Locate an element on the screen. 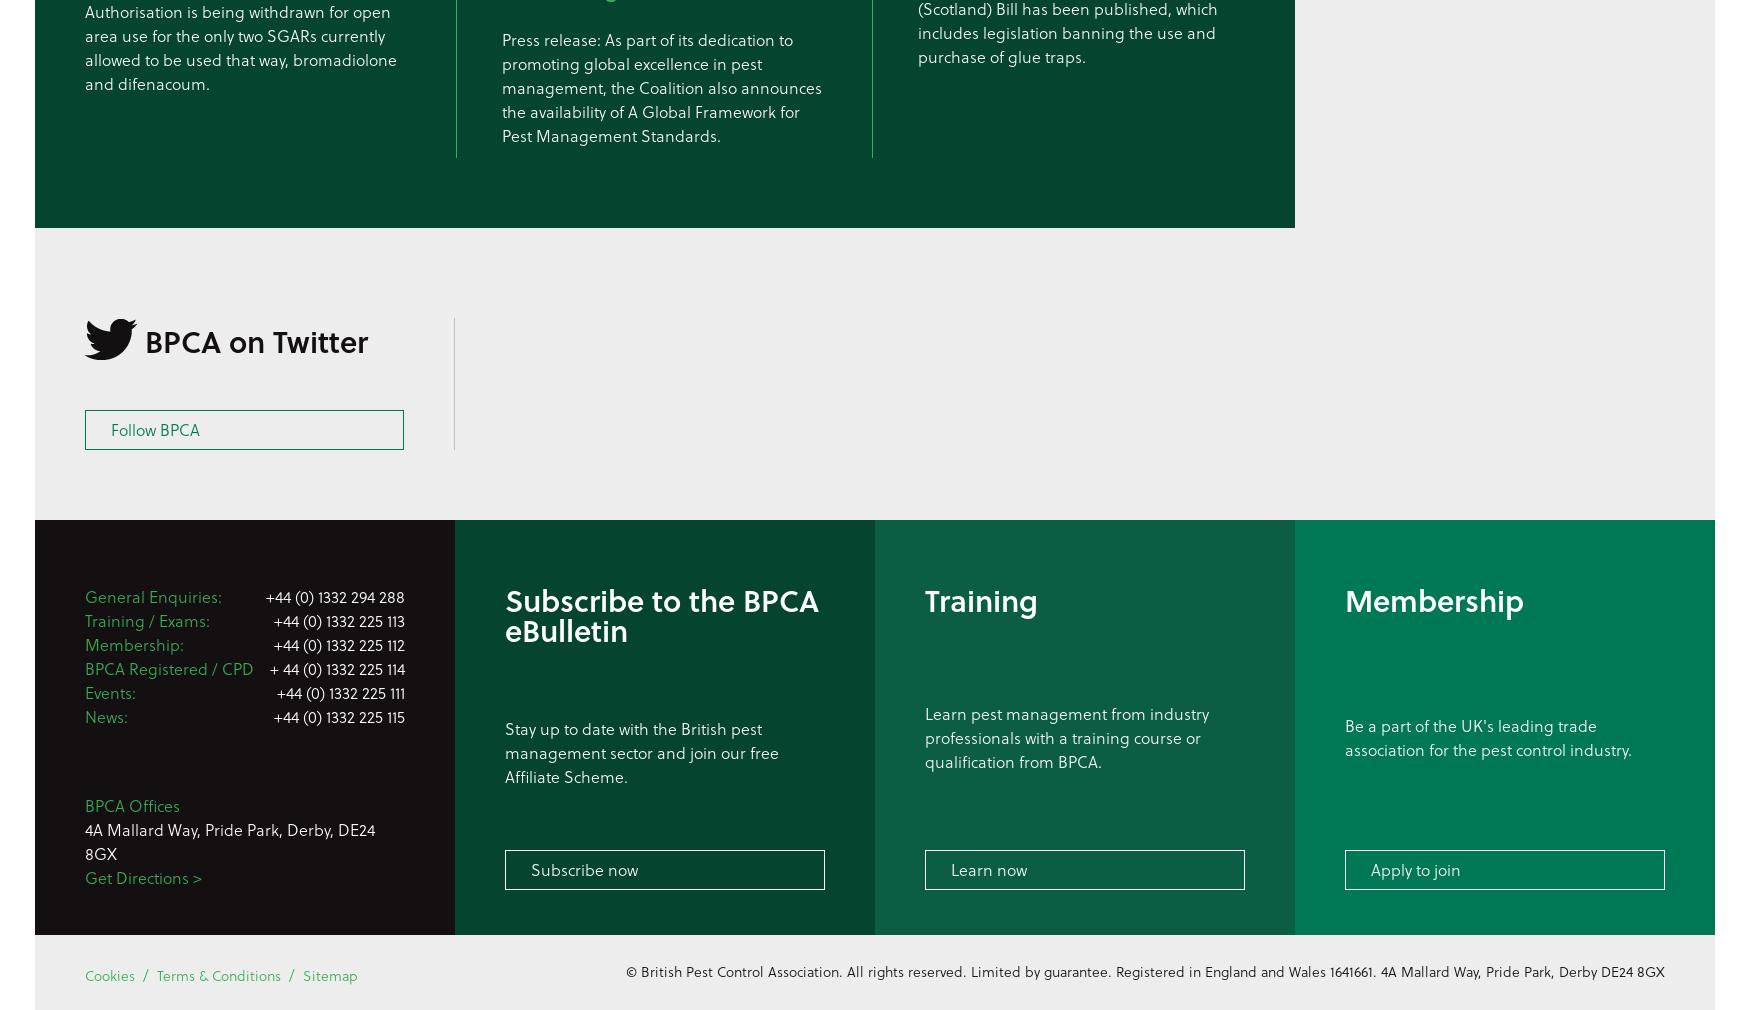 Image resolution: width=1750 pixels, height=1010 pixels. 'Membership:' is located at coordinates (133, 643).